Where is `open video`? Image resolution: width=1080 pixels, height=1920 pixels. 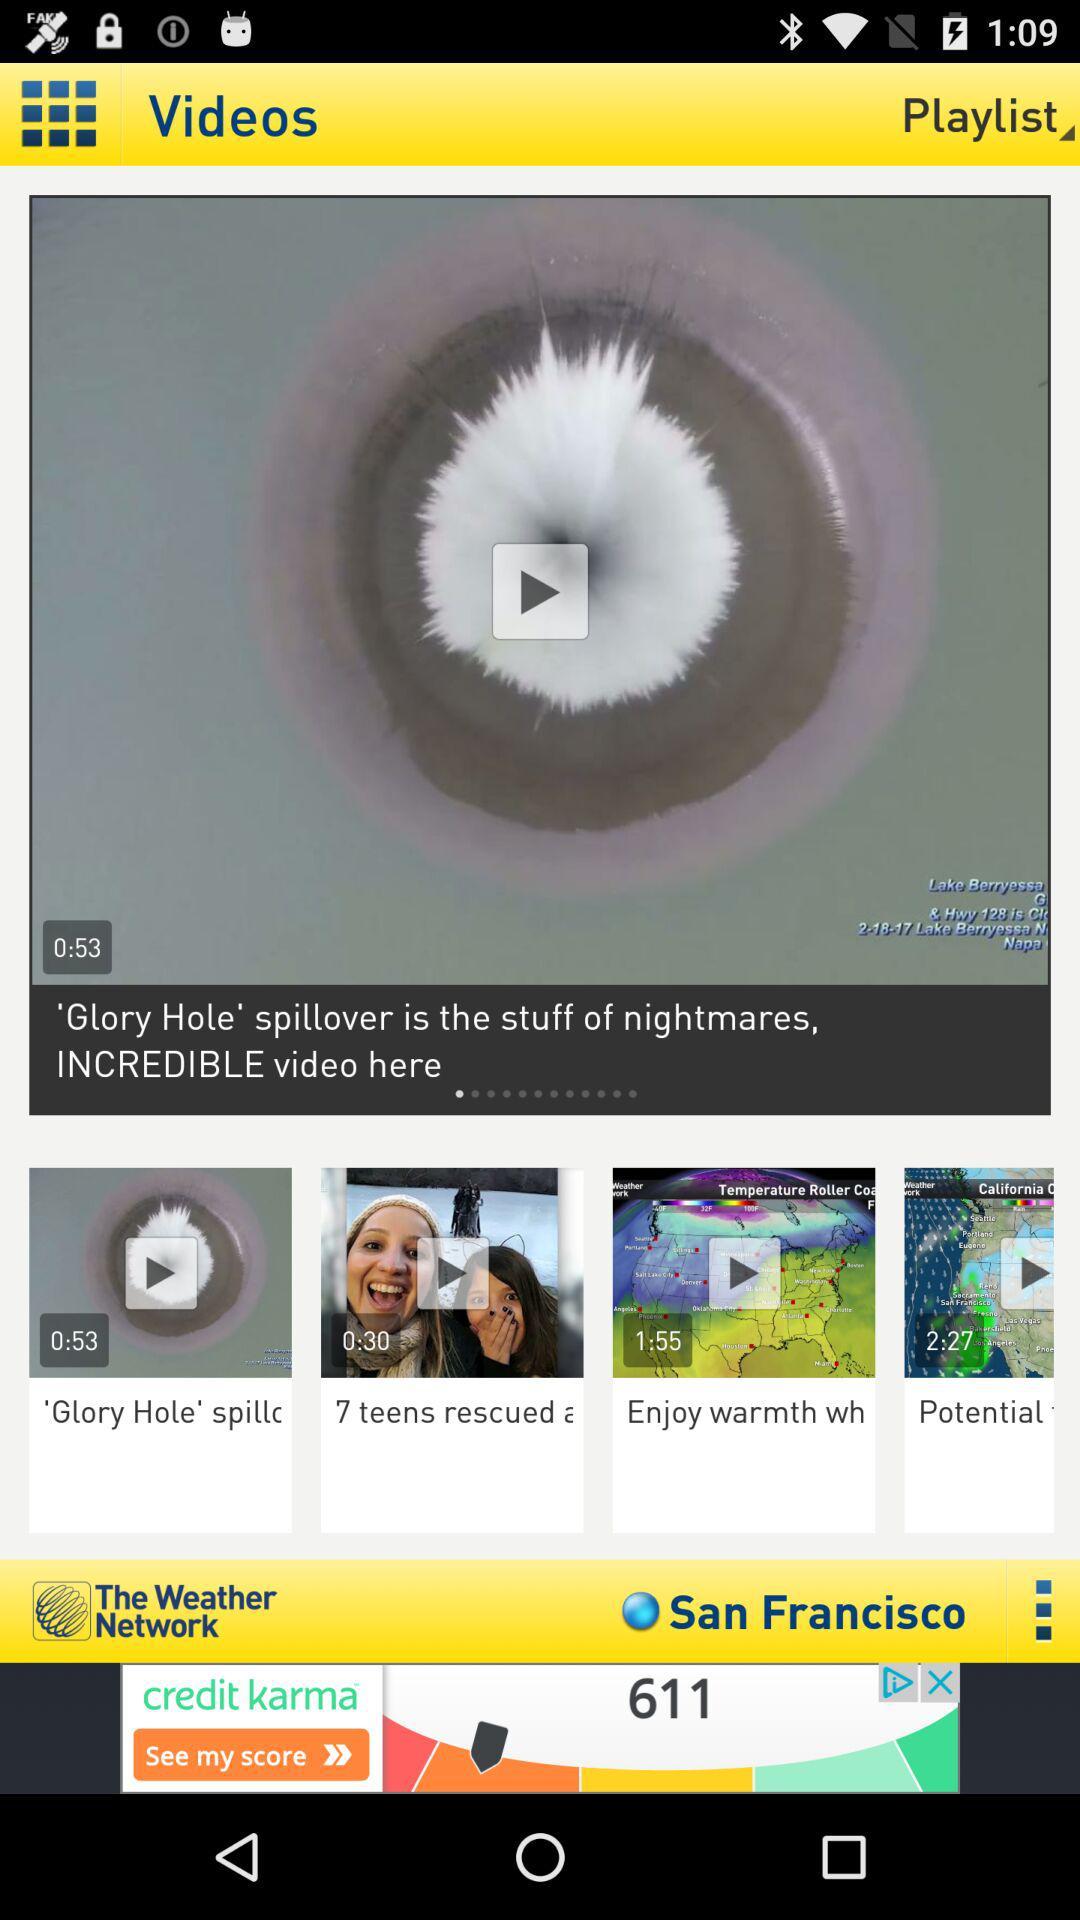
open video is located at coordinates (159, 1271).